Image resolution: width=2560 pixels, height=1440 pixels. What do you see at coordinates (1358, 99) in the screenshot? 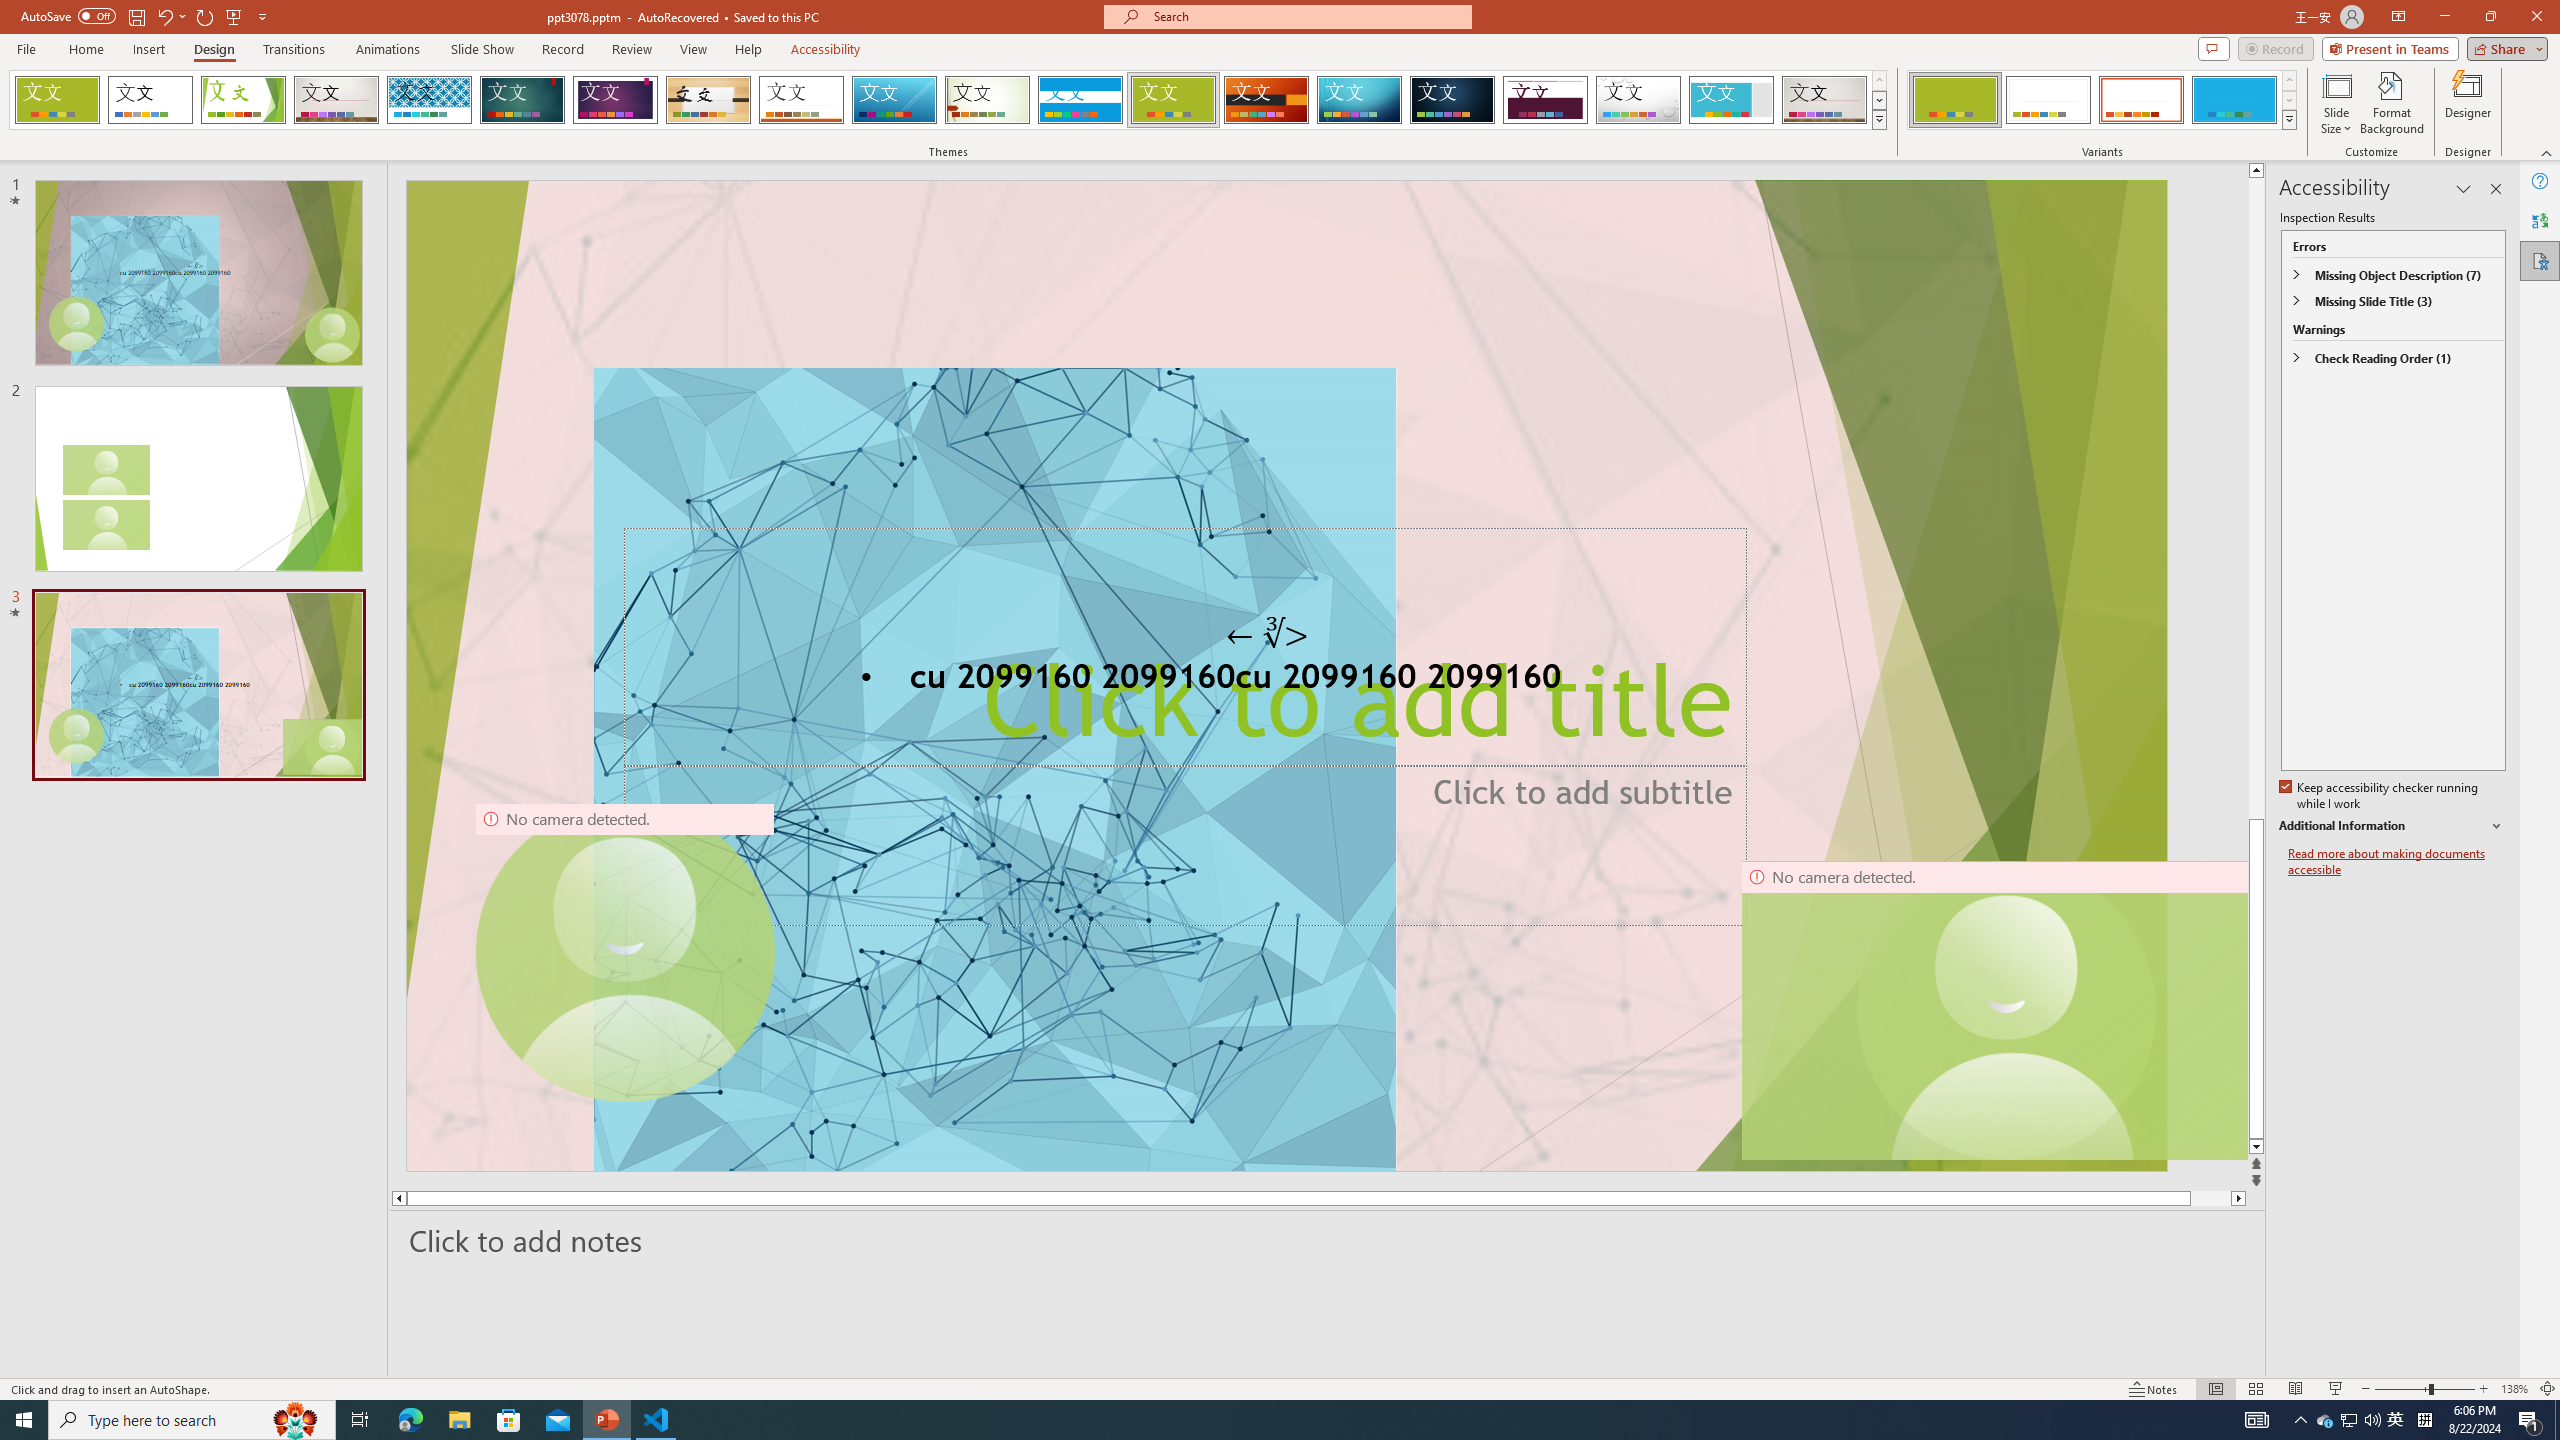
I see `'Circuit'` at bounding box center [1358, 99].